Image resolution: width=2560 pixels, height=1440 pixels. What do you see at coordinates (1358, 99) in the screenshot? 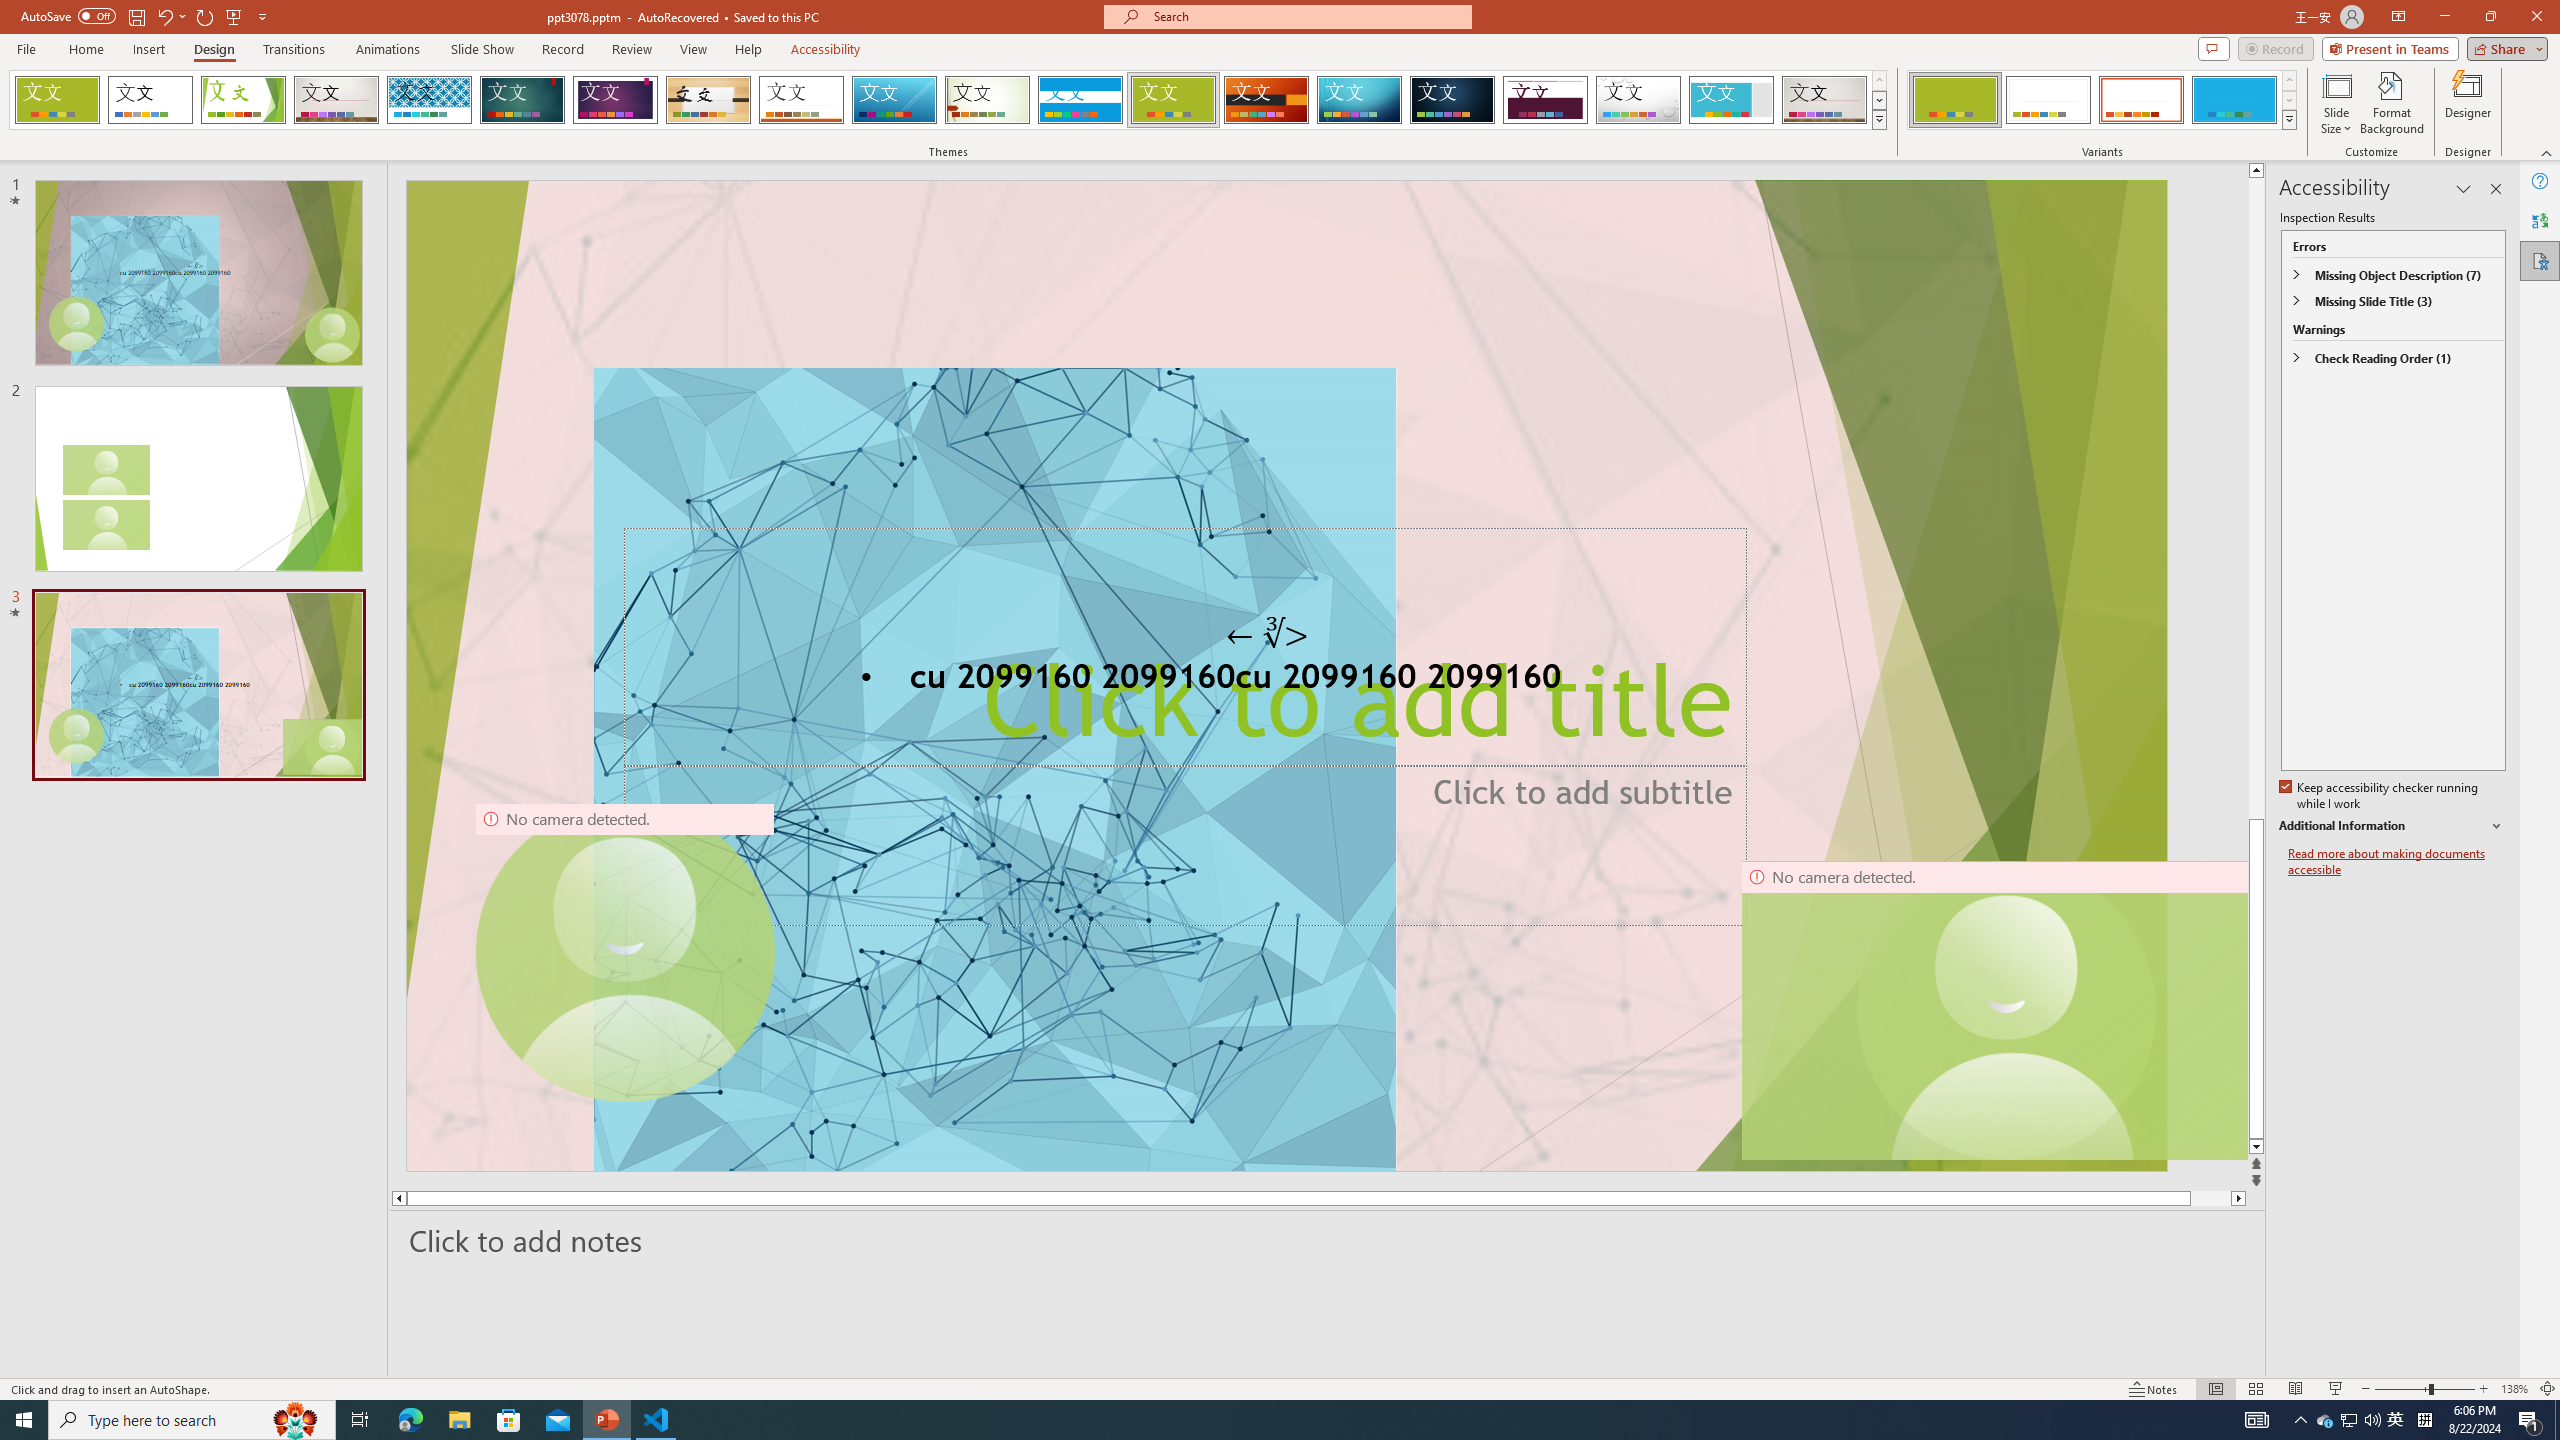
I see `'Circuit'` at bounding box center [1358, 99].